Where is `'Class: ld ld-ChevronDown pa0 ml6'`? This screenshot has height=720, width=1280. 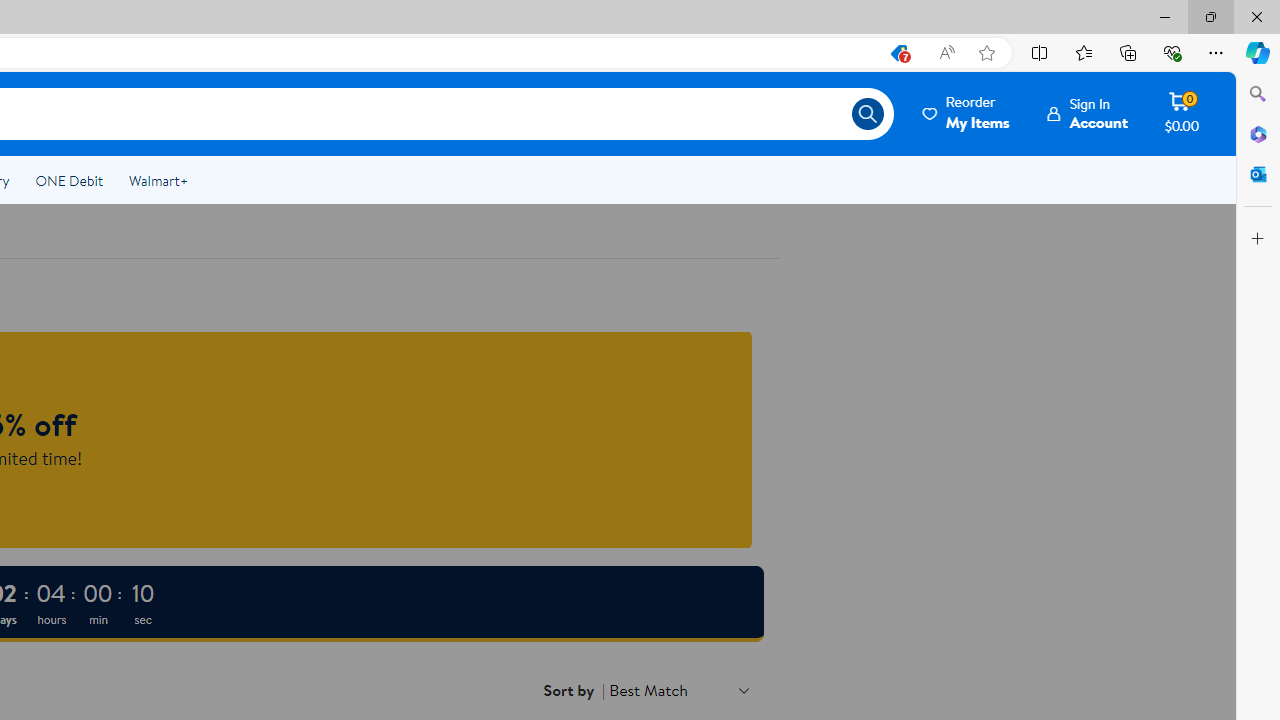 'Class: ld ld-ChevronDown pa0 ml6' is located at coordinates (743, 689).